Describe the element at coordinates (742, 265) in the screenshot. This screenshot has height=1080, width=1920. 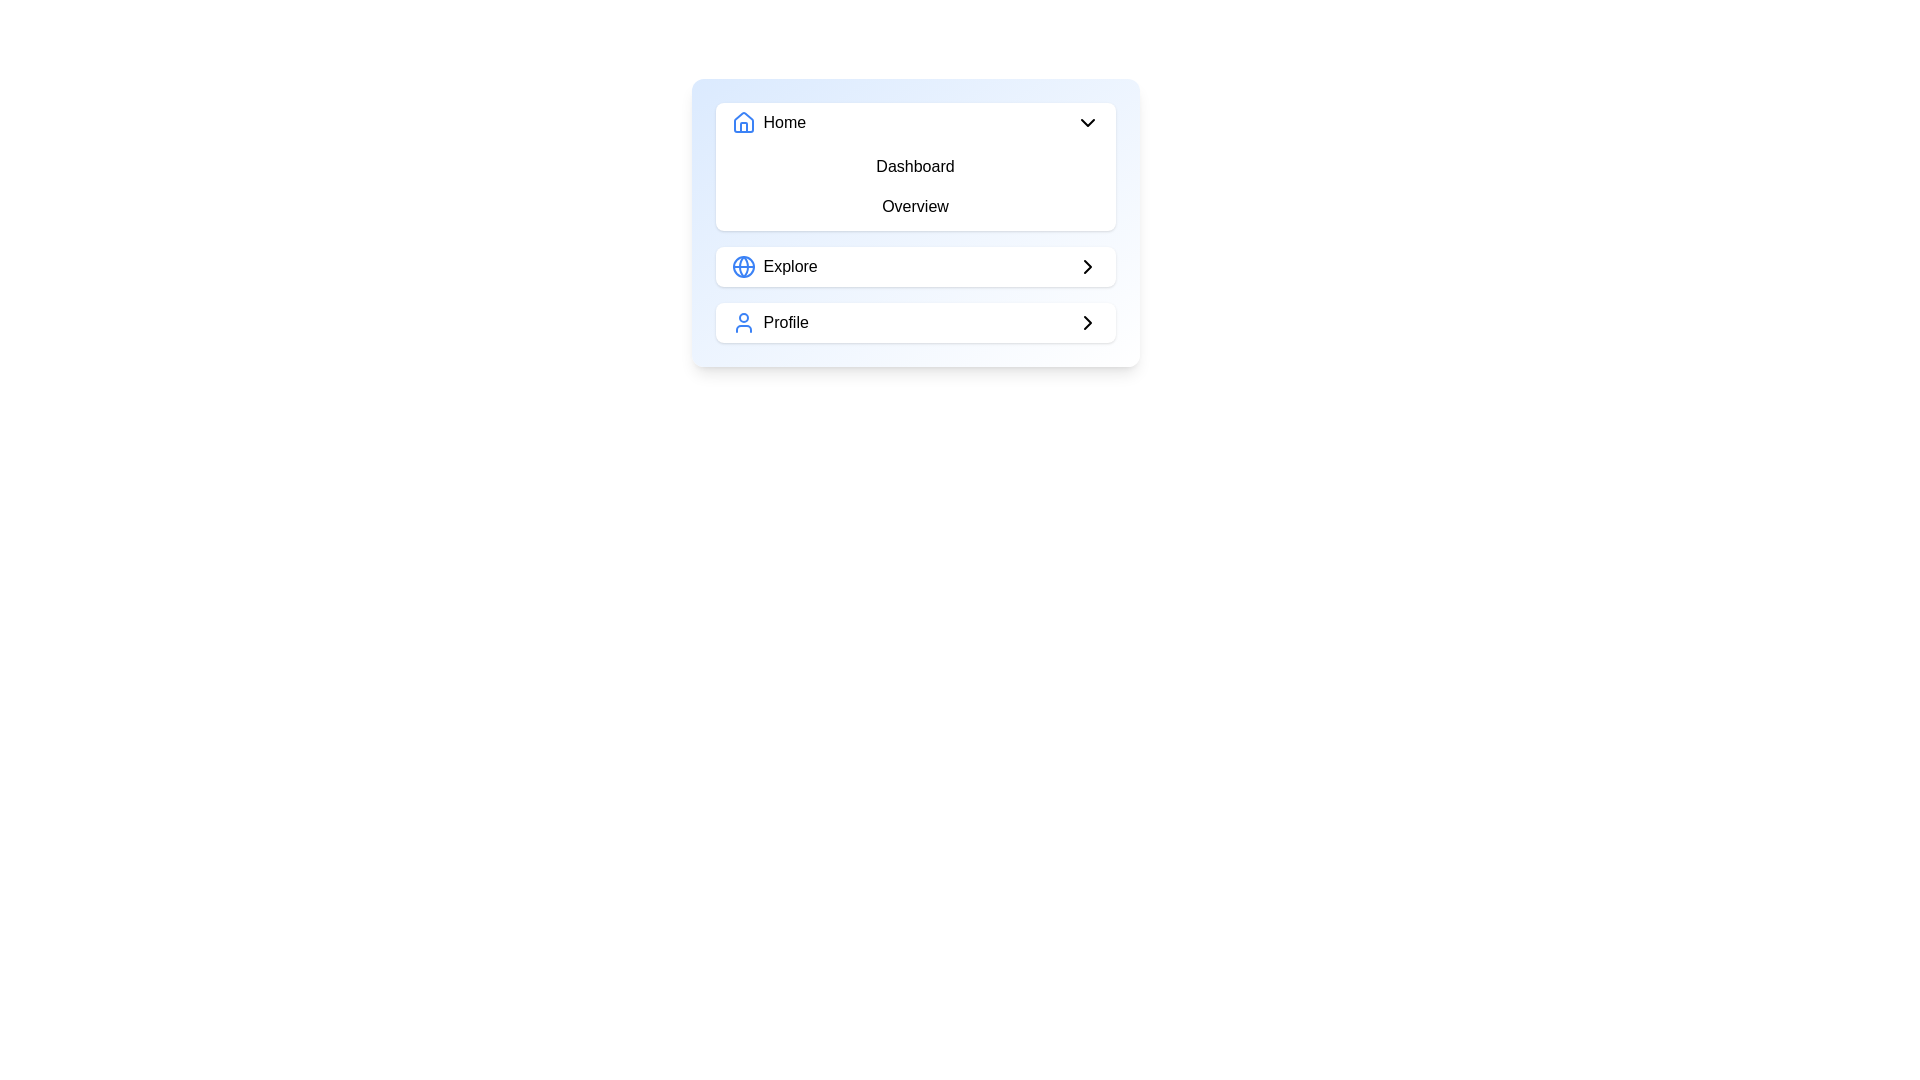
I see `the semi-elliptical line resembling a globe's meridian, which is part of the globe icon displayed with an 'Explore' label in the middle section of a menu card` at that location.